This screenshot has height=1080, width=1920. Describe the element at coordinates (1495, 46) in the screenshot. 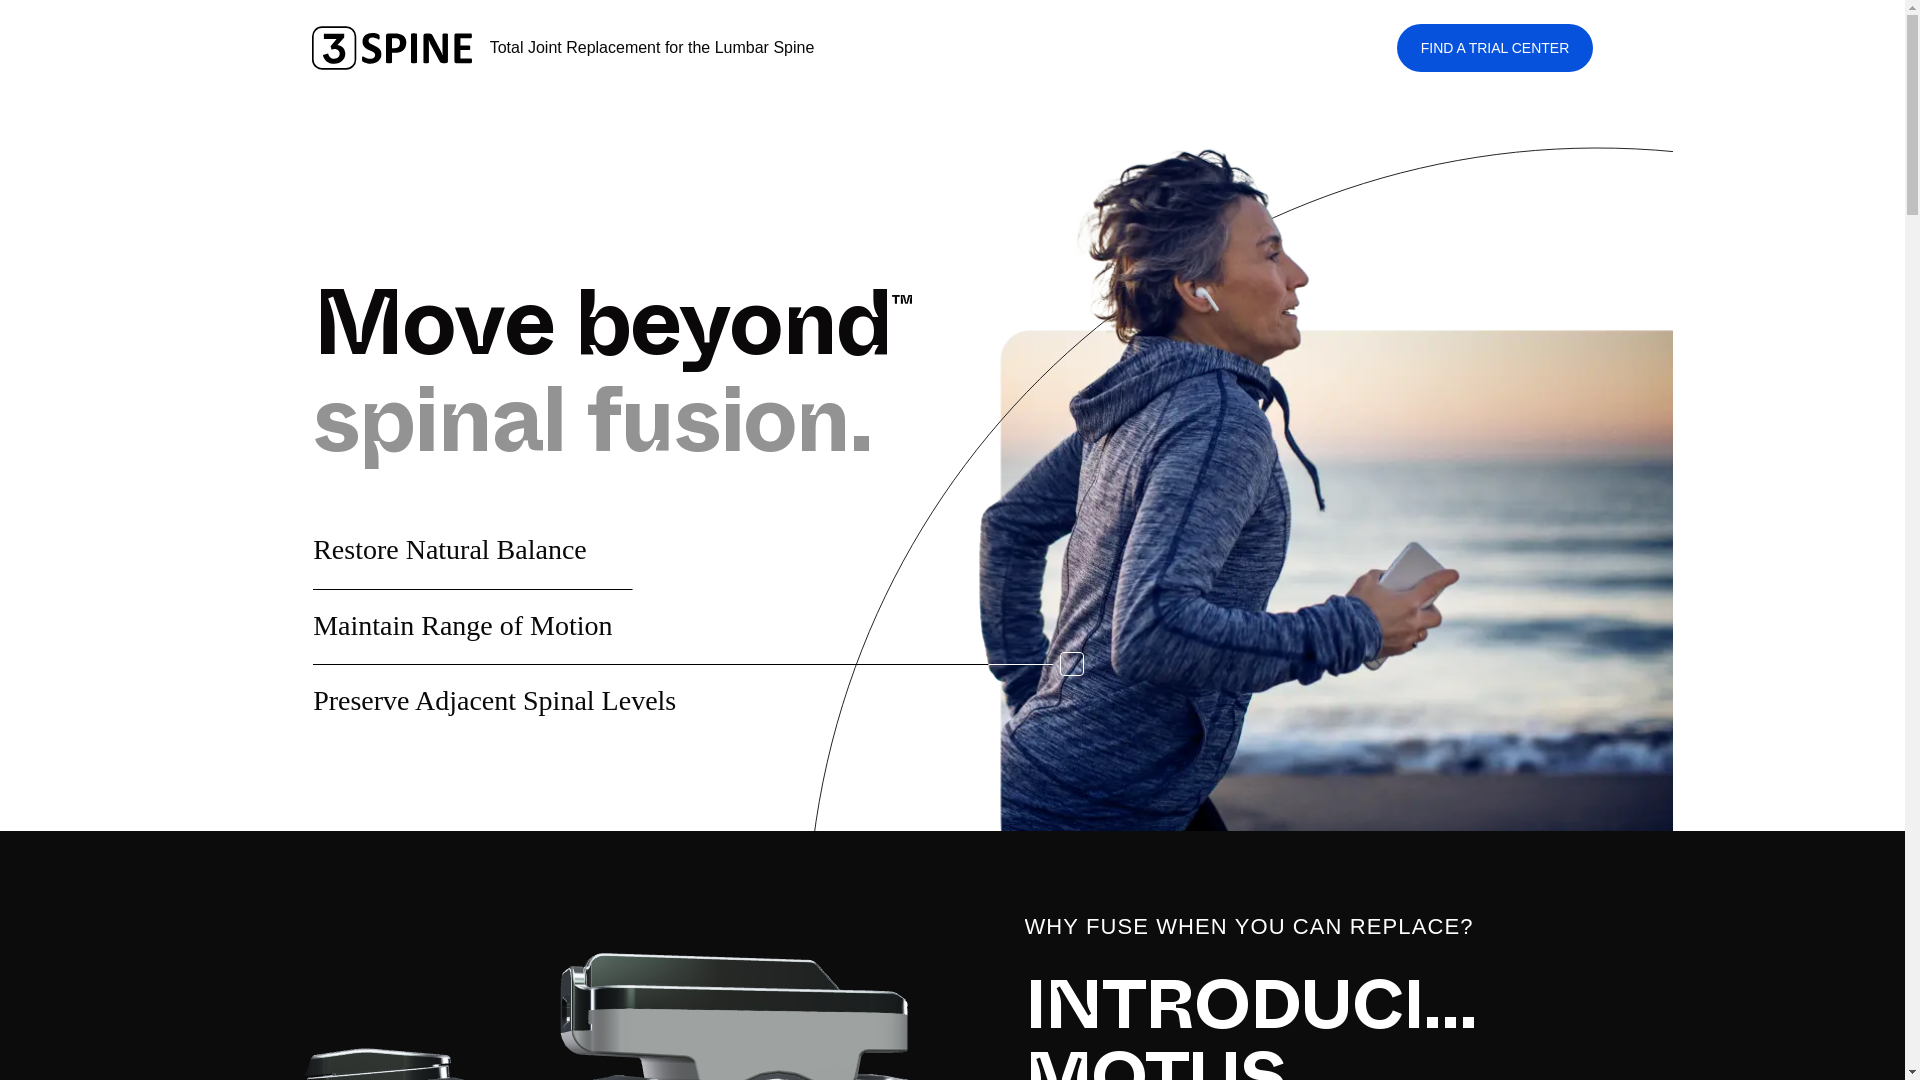

I see `'FIND A TRIAL CENTER'` at that location.